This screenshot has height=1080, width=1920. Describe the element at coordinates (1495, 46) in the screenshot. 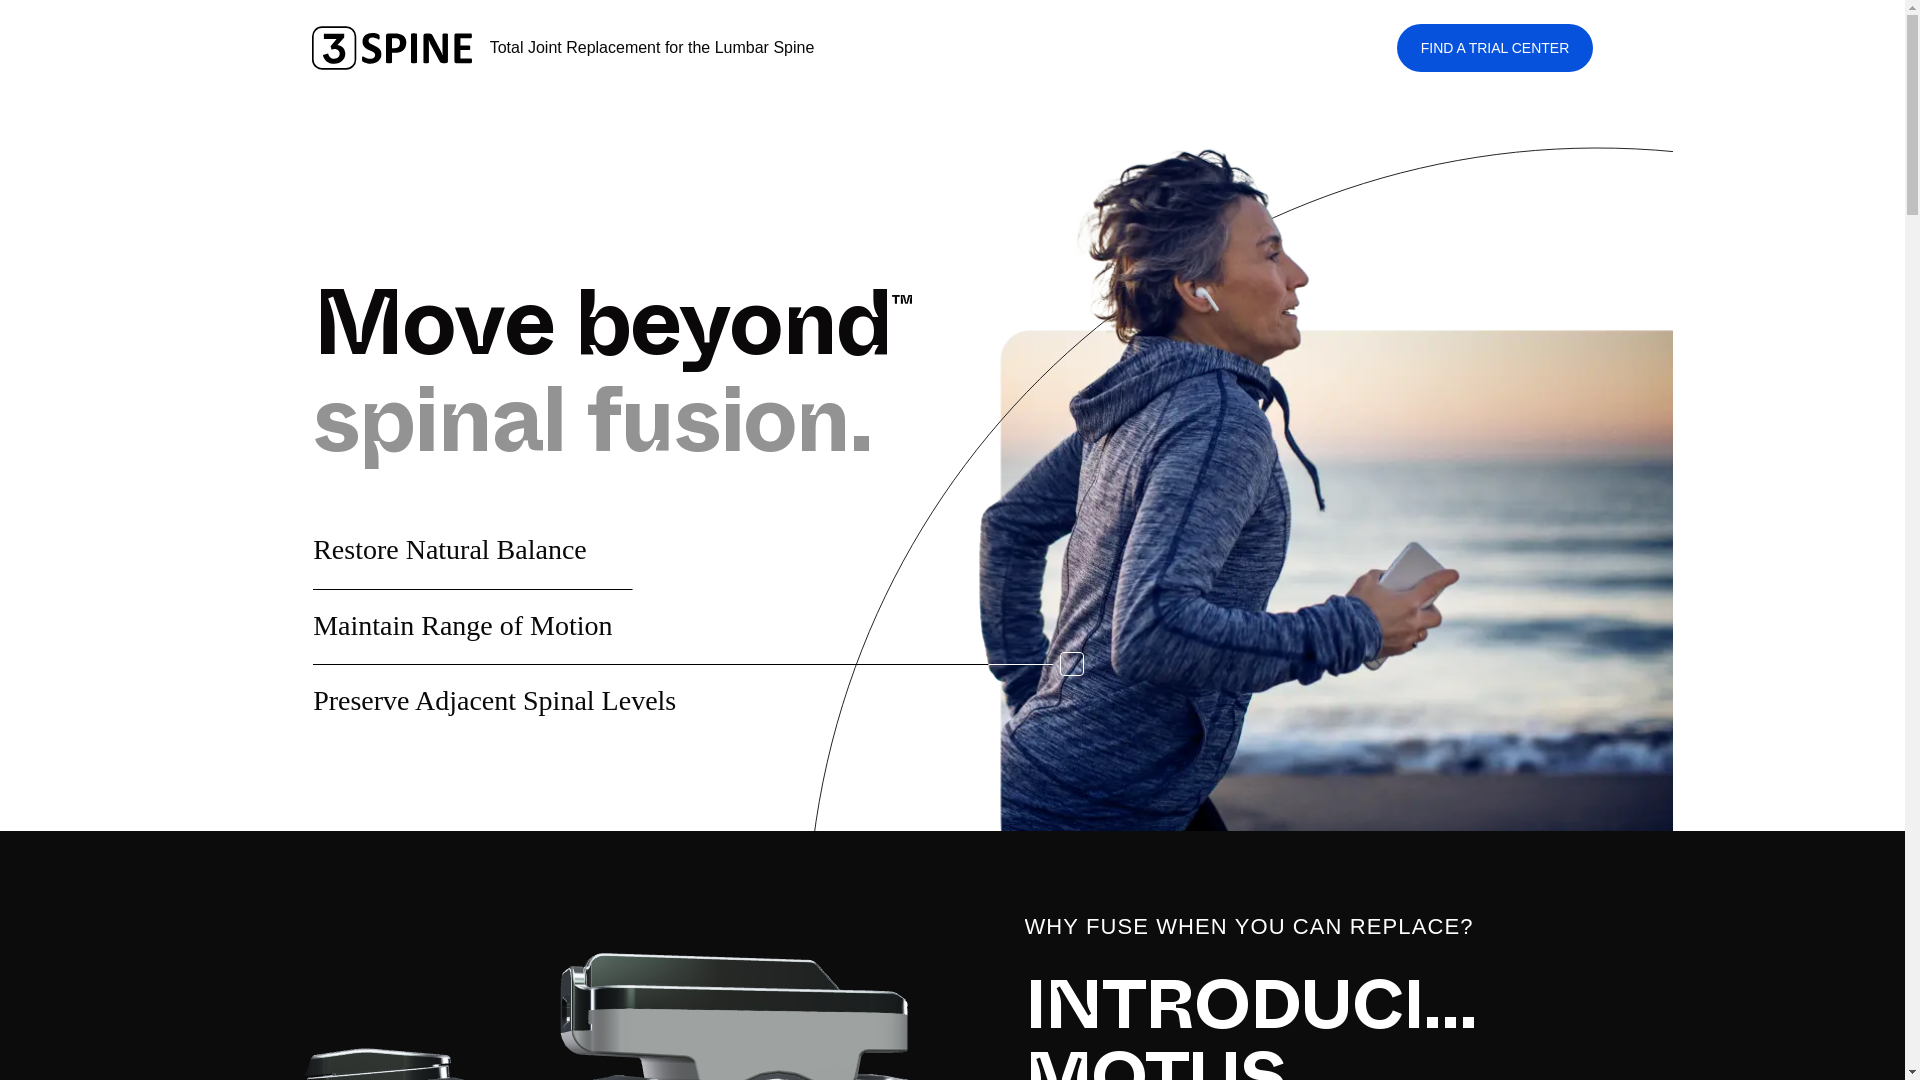

I see `'FIND A TRIAL CENTER'` at that location.